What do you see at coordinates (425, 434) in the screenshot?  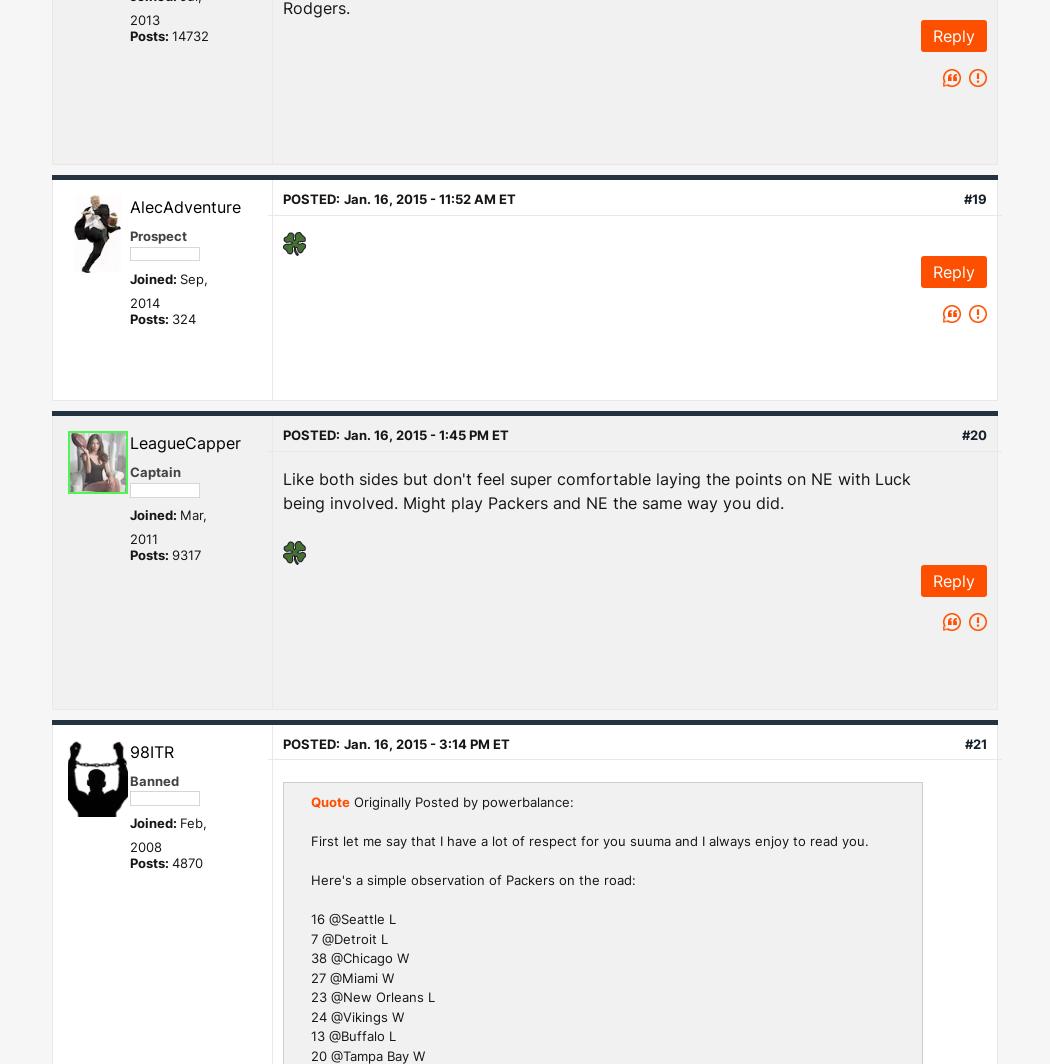 I see `'Jan. 16, 2015 - 1:45 PM ET'` at bounding box center [425, 434].